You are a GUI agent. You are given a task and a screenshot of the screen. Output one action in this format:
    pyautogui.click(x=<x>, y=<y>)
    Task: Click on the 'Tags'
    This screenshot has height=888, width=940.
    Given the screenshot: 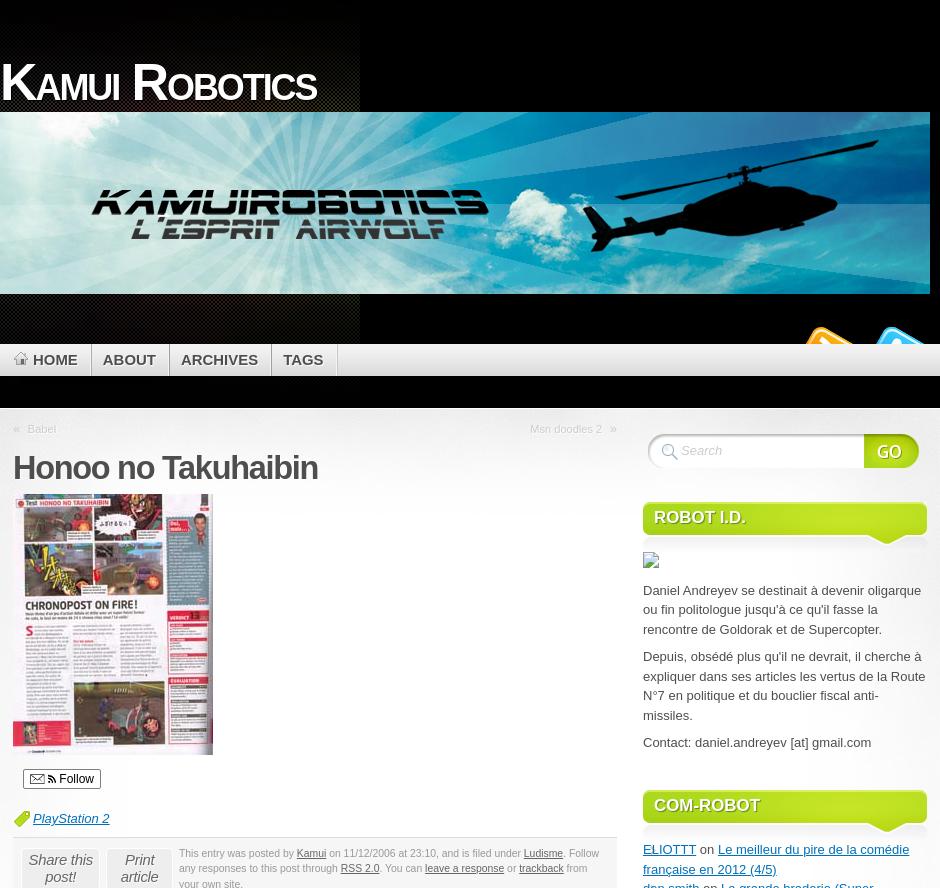 What is the action you would take?
    pyautogui.click(x=301, y=358)
    